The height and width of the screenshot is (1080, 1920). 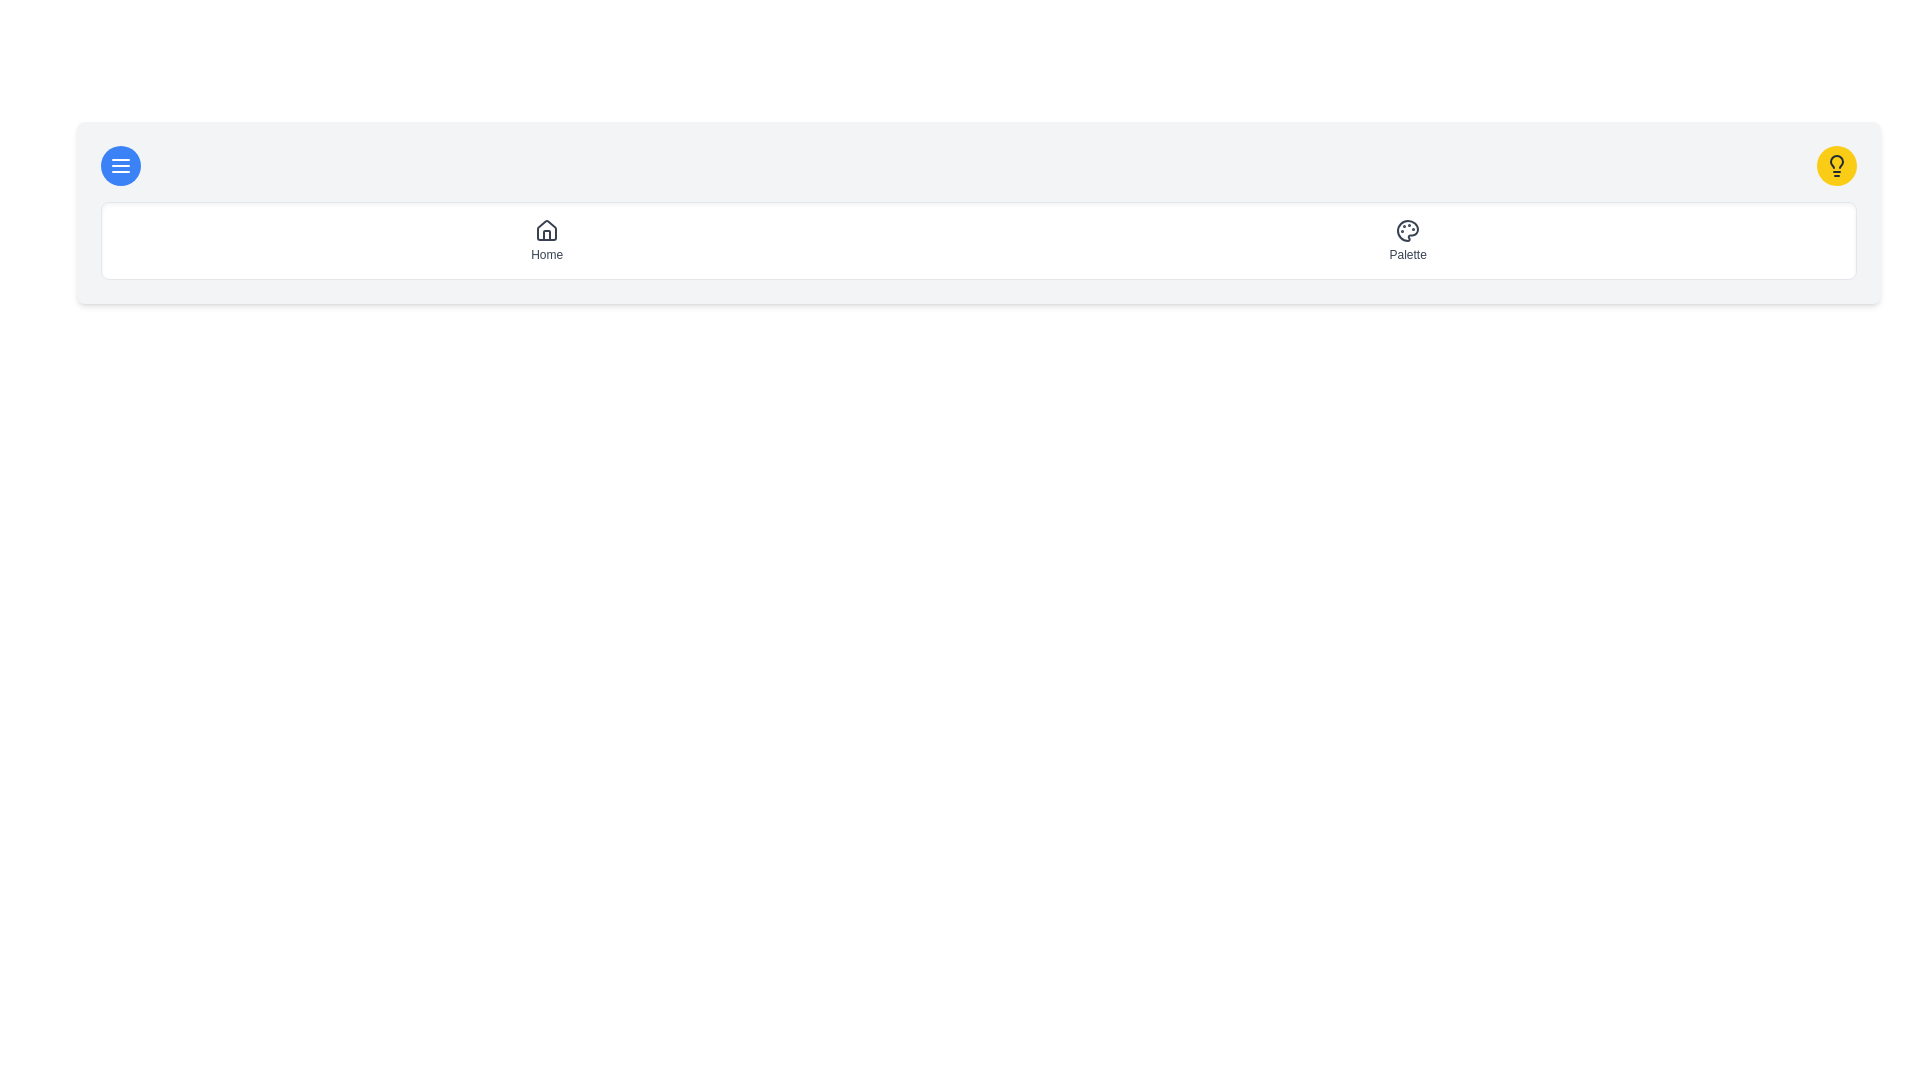 I want to click on the blue circular button containing the SVG menu icon with three horizontal lines, so click(x=119, y=164).